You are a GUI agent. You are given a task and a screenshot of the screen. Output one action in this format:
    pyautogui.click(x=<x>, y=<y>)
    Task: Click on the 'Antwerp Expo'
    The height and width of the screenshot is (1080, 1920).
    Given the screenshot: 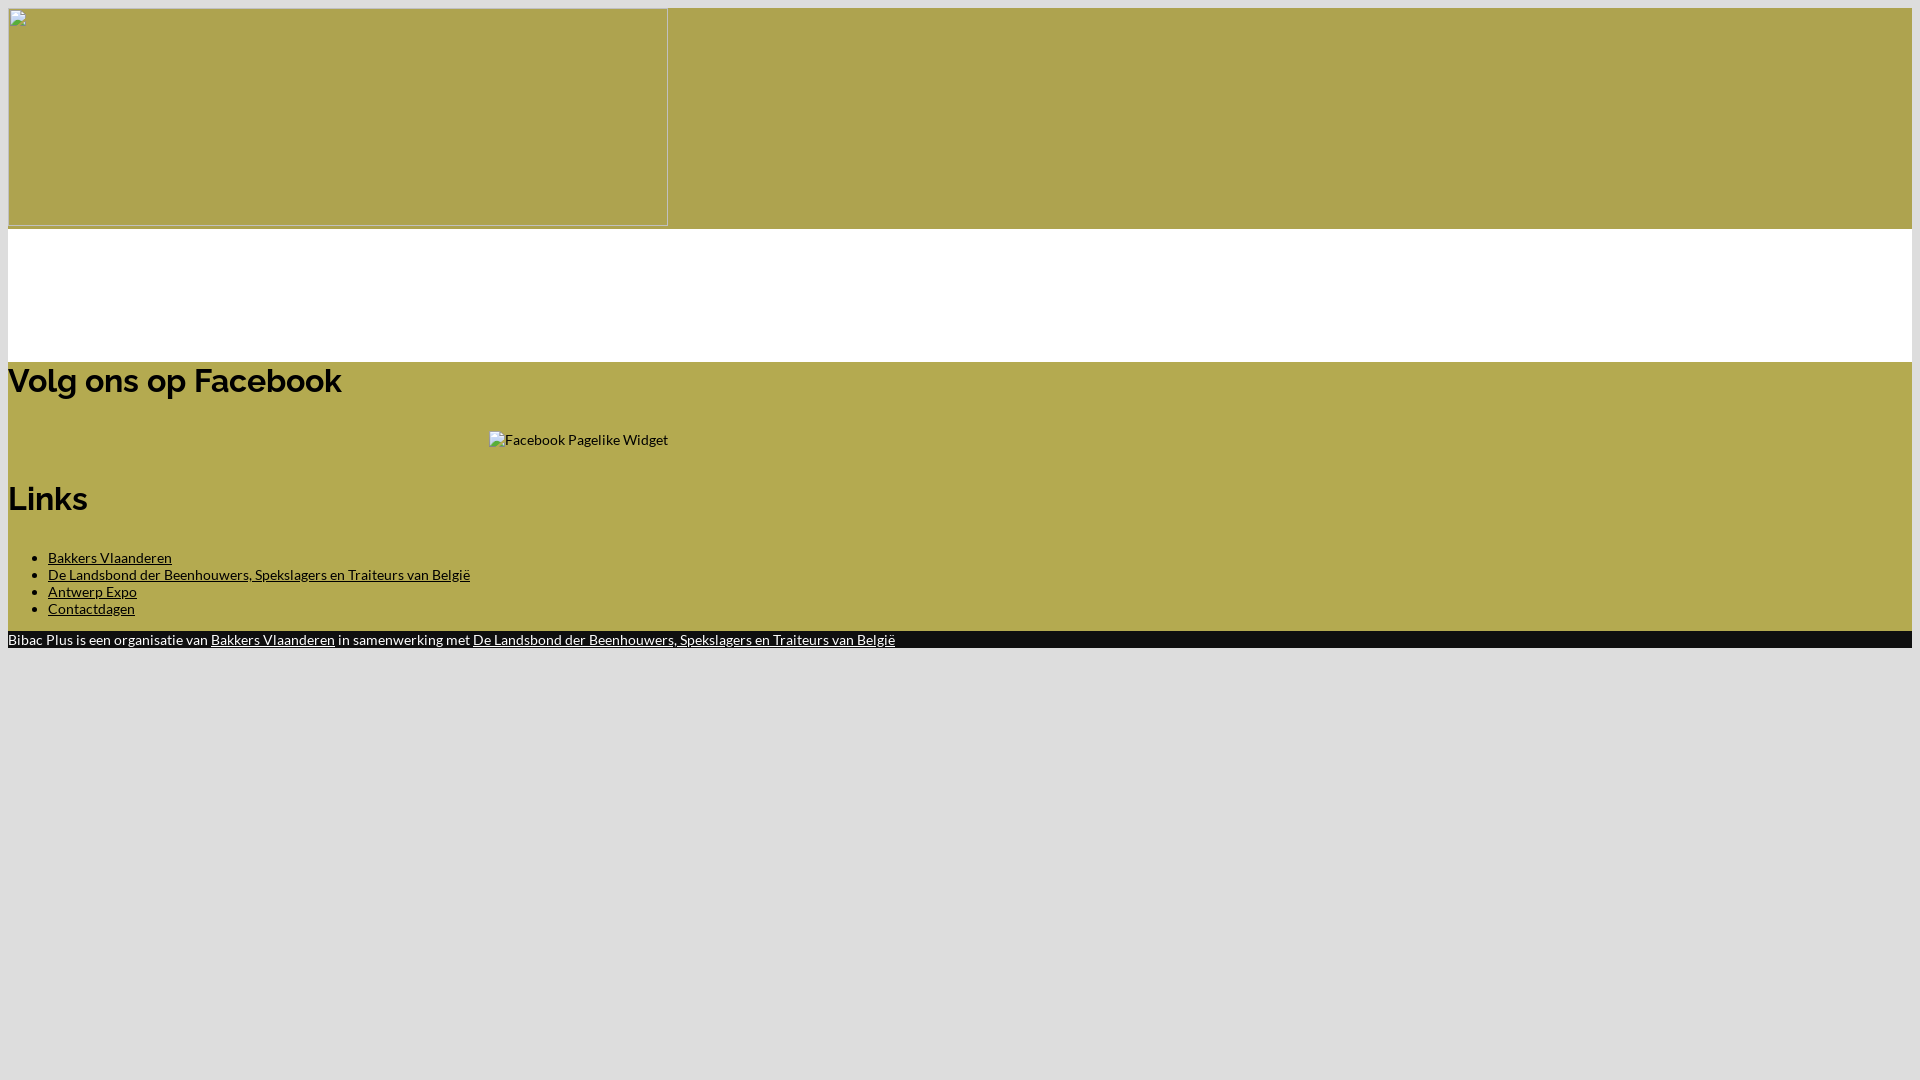 What is the action you would take?
    pyautogui.click(x=91, y=590)
    